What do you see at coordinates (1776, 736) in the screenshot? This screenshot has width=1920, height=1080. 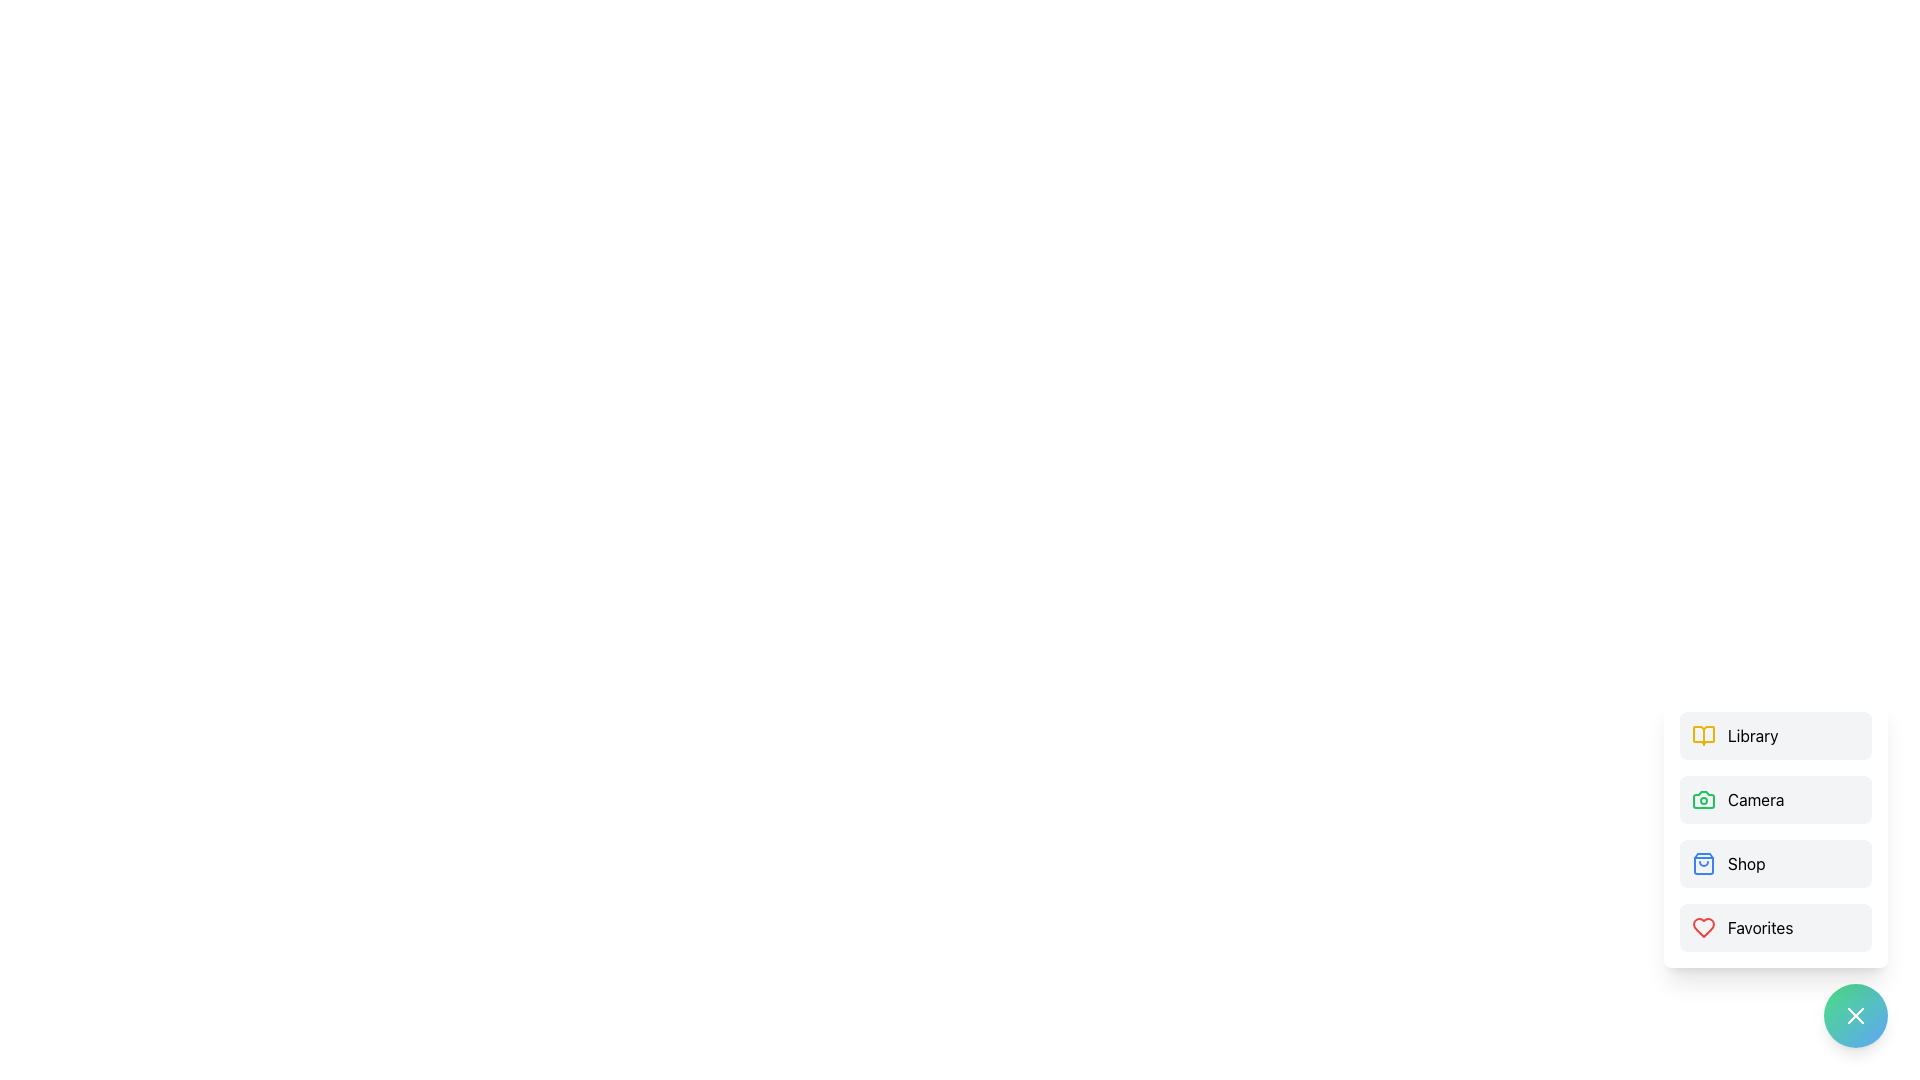 I see `the 'Library' navigation button located at the top of the vertical stack menu` at bounding box center [1776, 736].